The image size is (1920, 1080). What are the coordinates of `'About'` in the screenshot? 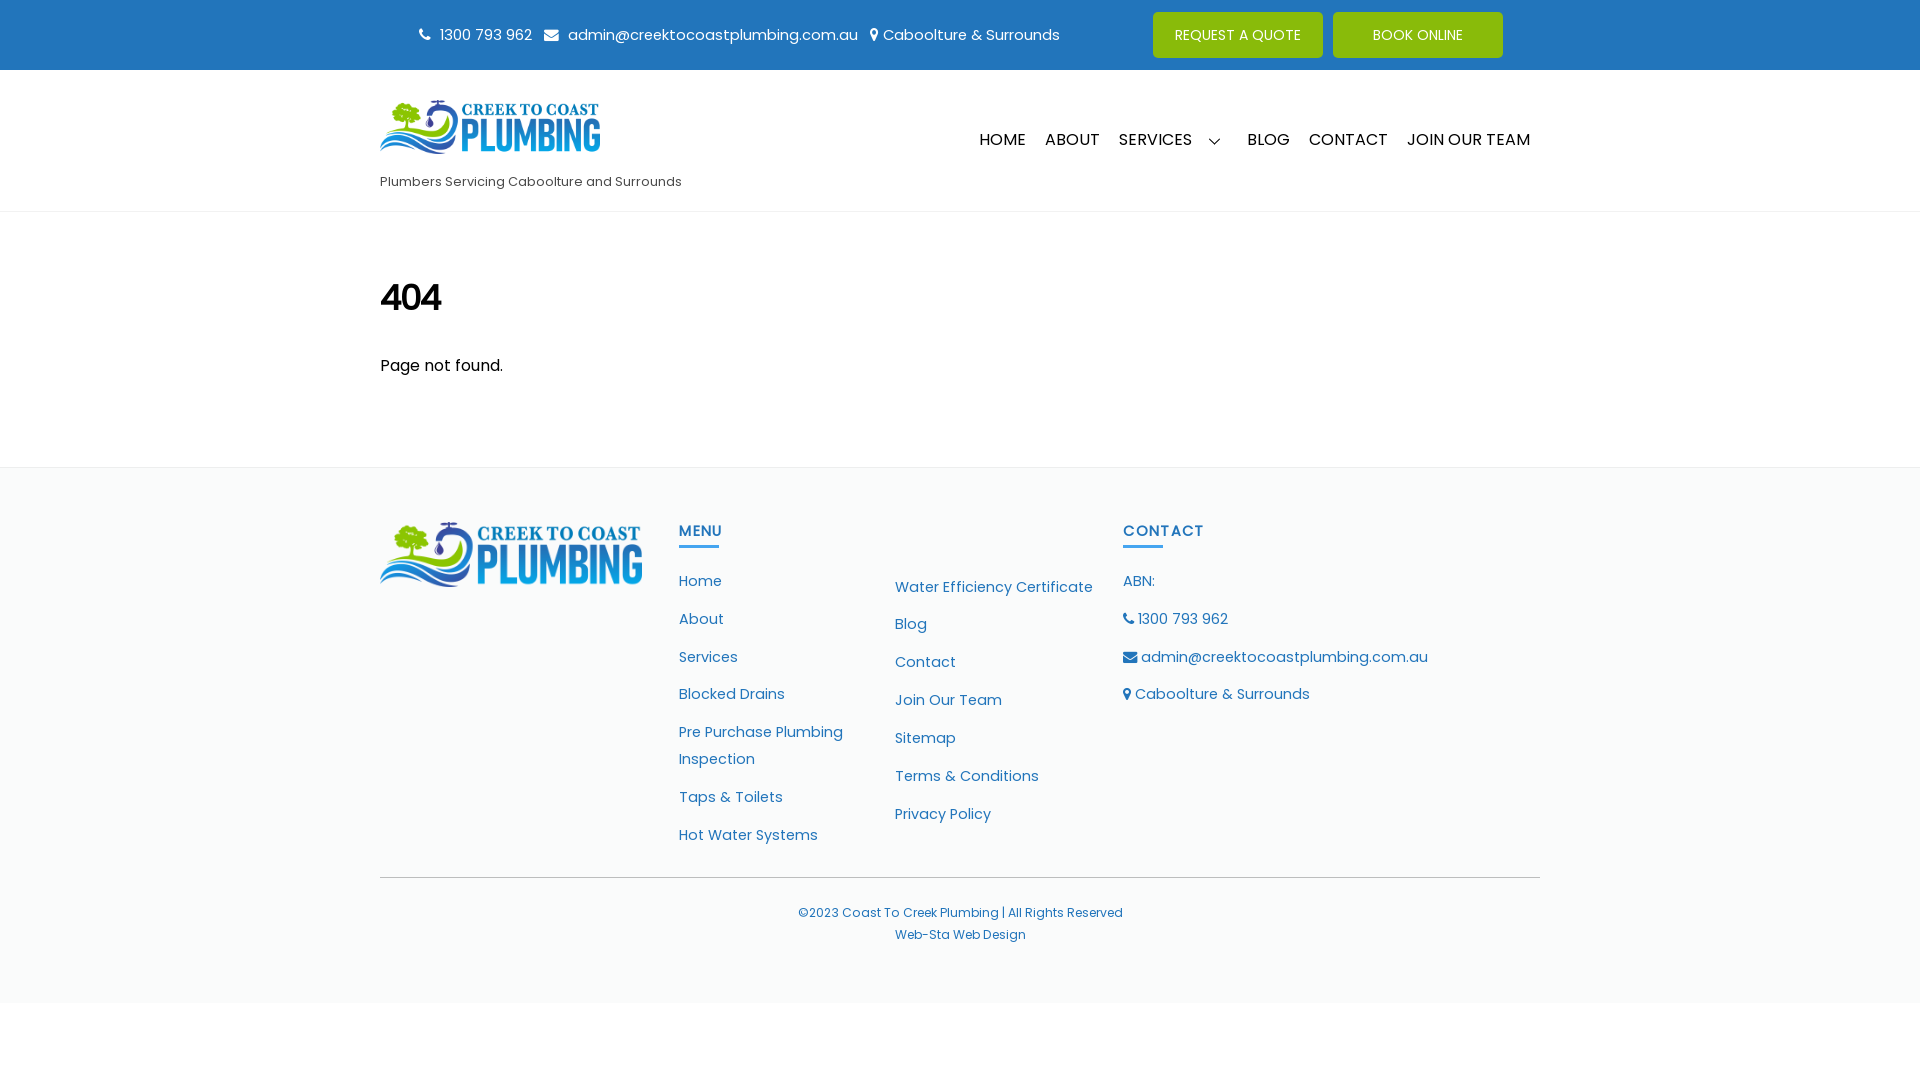 It's located at (701, 617).